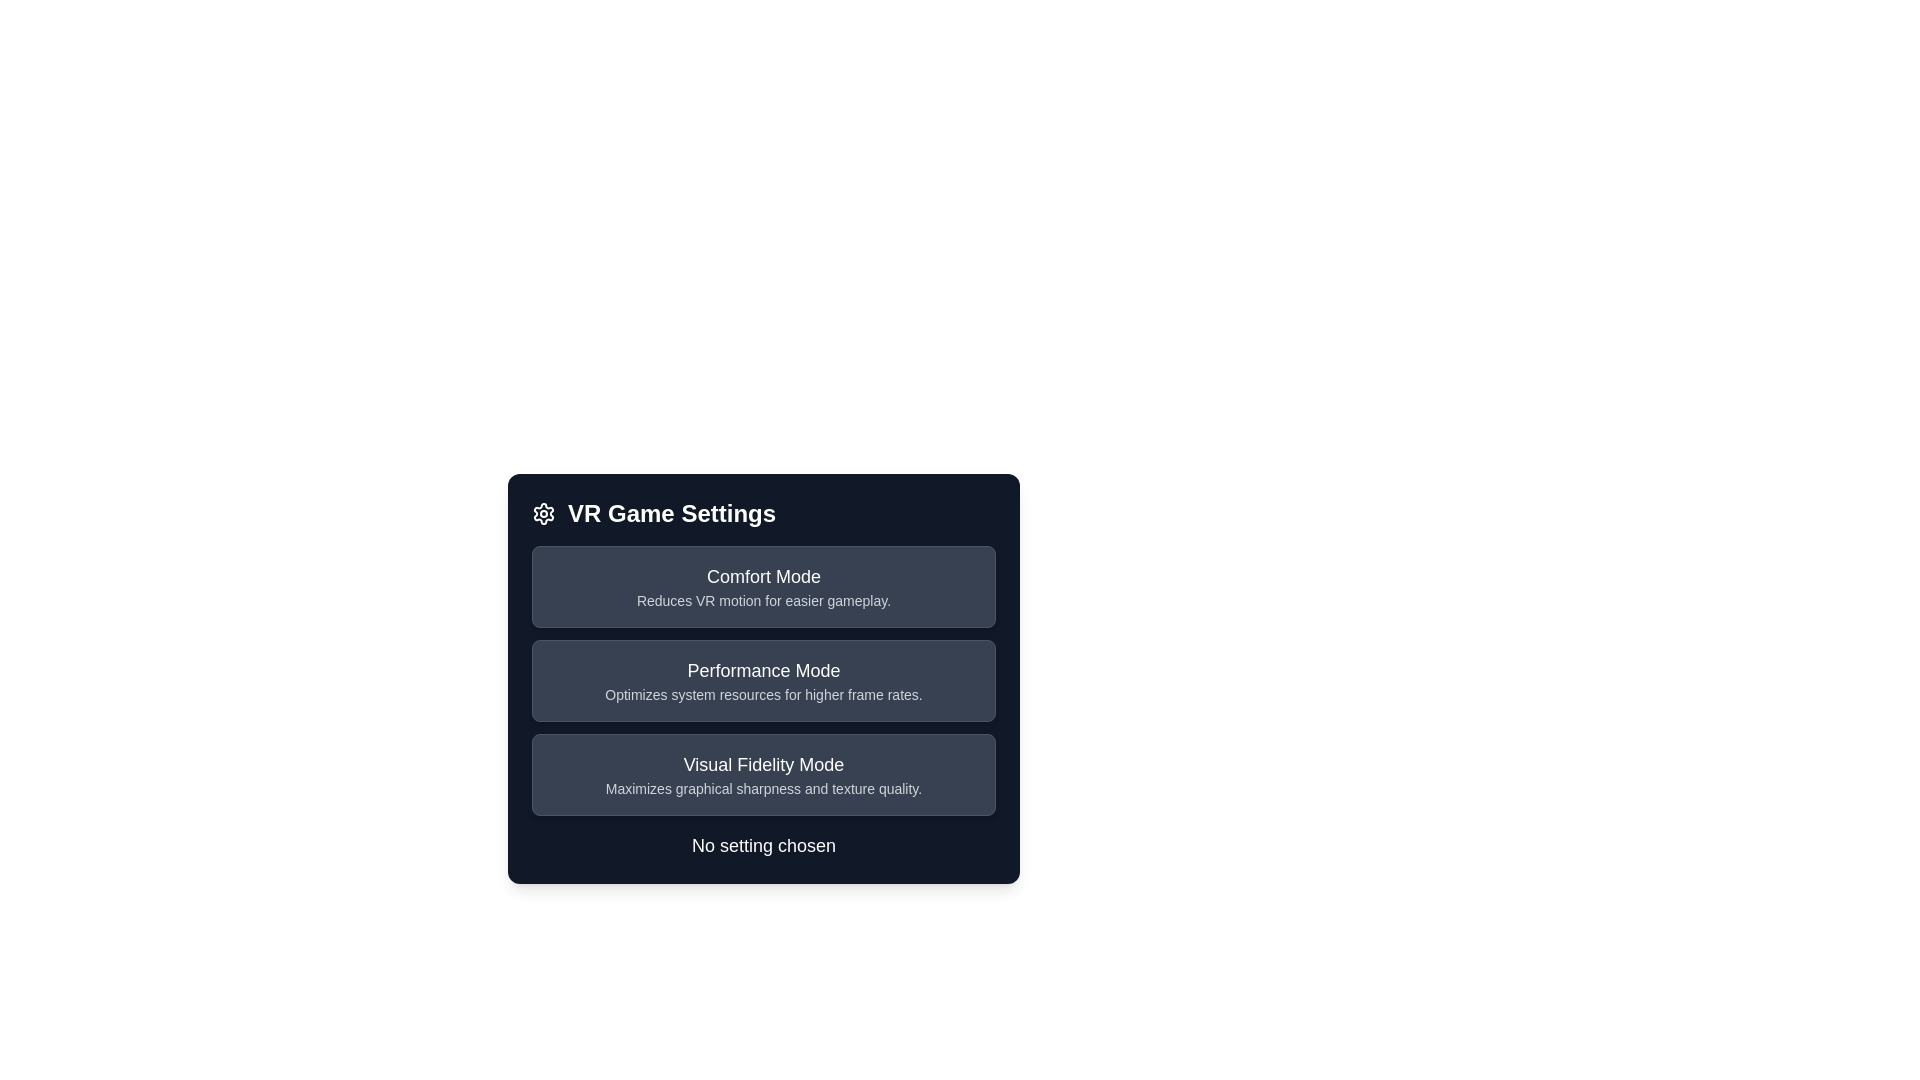 The height and width of the screenshot is (1080, 1920). What do you see at coordinates (762, 764) in the screenshot?
I see `text content of the header label for 'Visual Fidelity Mode' which is centrally positioned at the top of its section` at bounding box center [762, 764].